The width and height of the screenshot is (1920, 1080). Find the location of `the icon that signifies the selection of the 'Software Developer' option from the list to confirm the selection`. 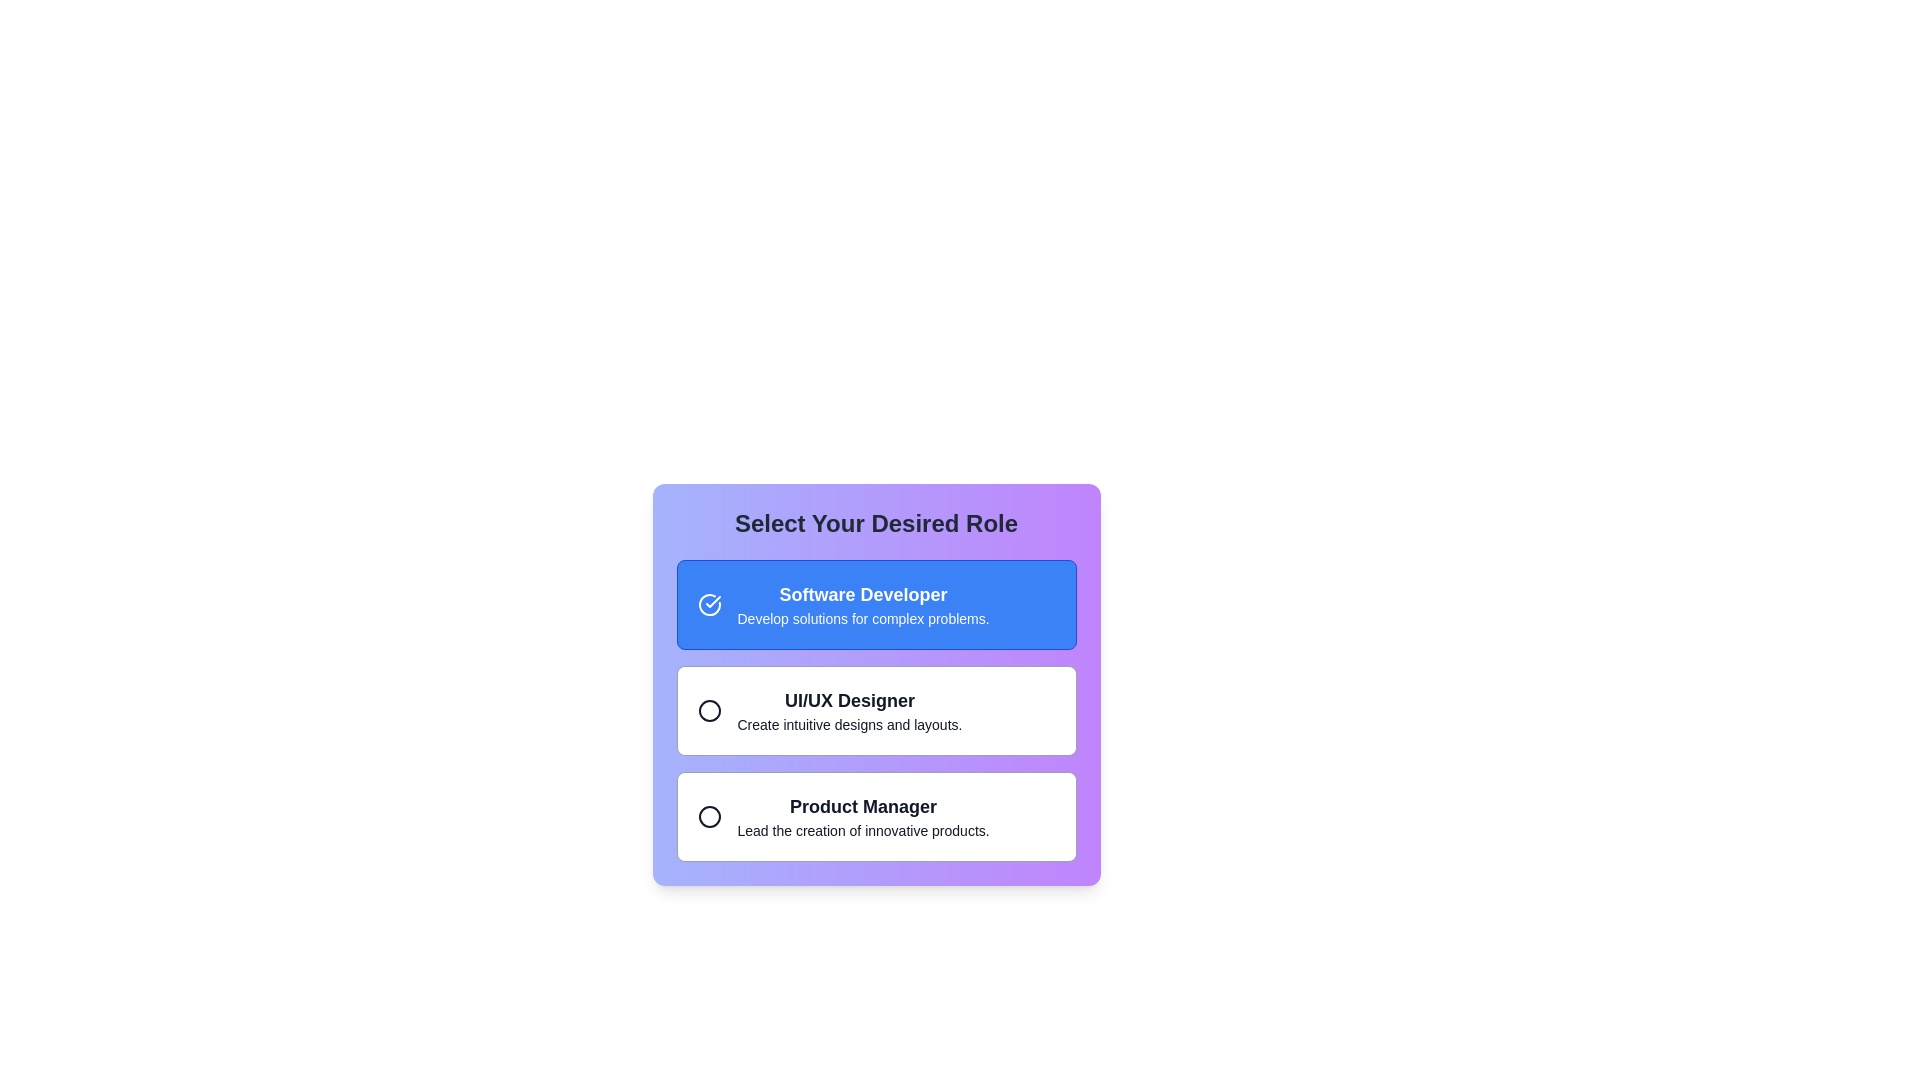

the icon that signifies the selection of the 'Software Developer' option from the list to confirm the selection is located at coordinates (709, 604).